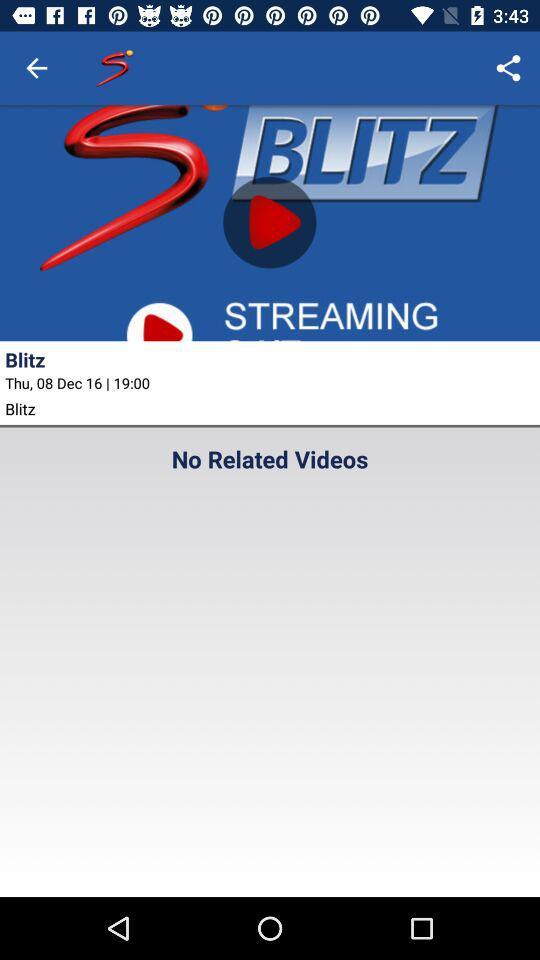 This screenshot has height=960, width=540. What do you see at coordinates (270, 222) in the screenshot?
I see `the play icon` at bounding box center [270, 222].